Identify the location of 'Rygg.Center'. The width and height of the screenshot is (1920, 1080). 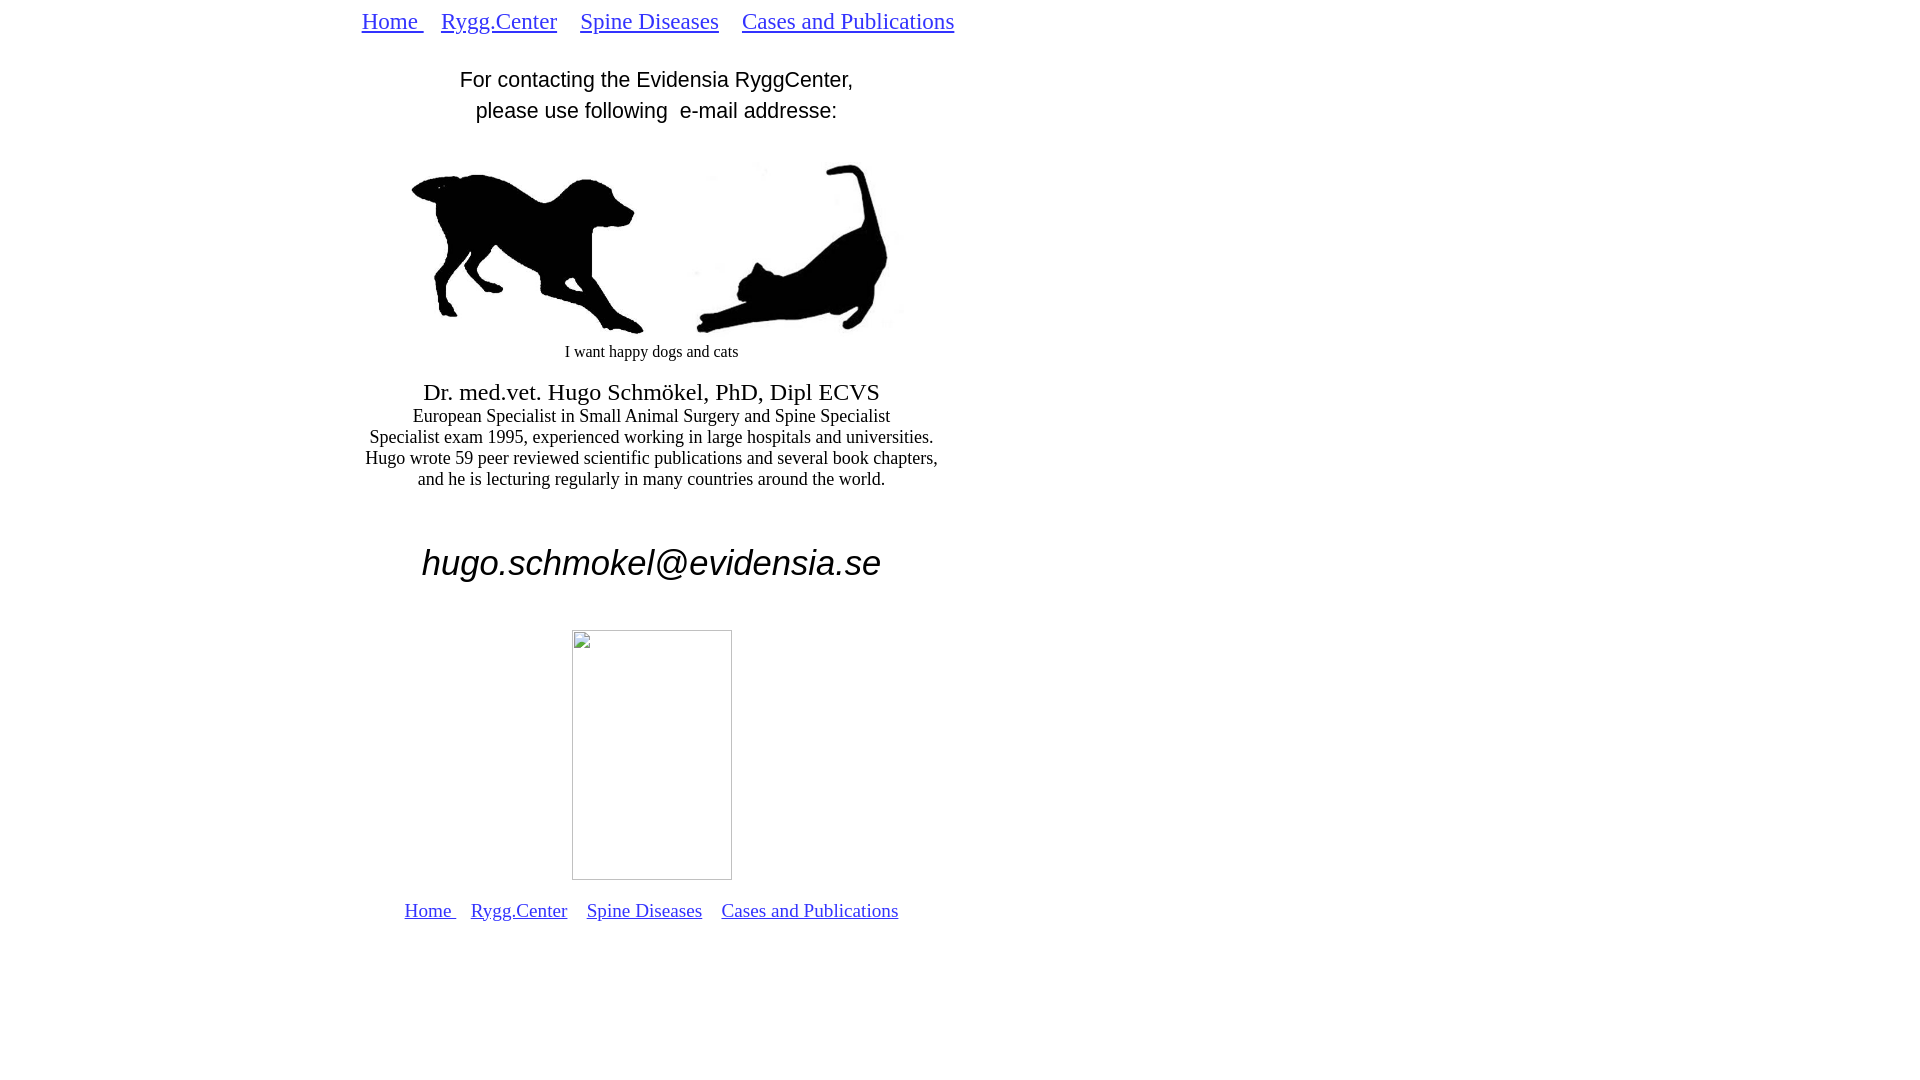
(499, 20).